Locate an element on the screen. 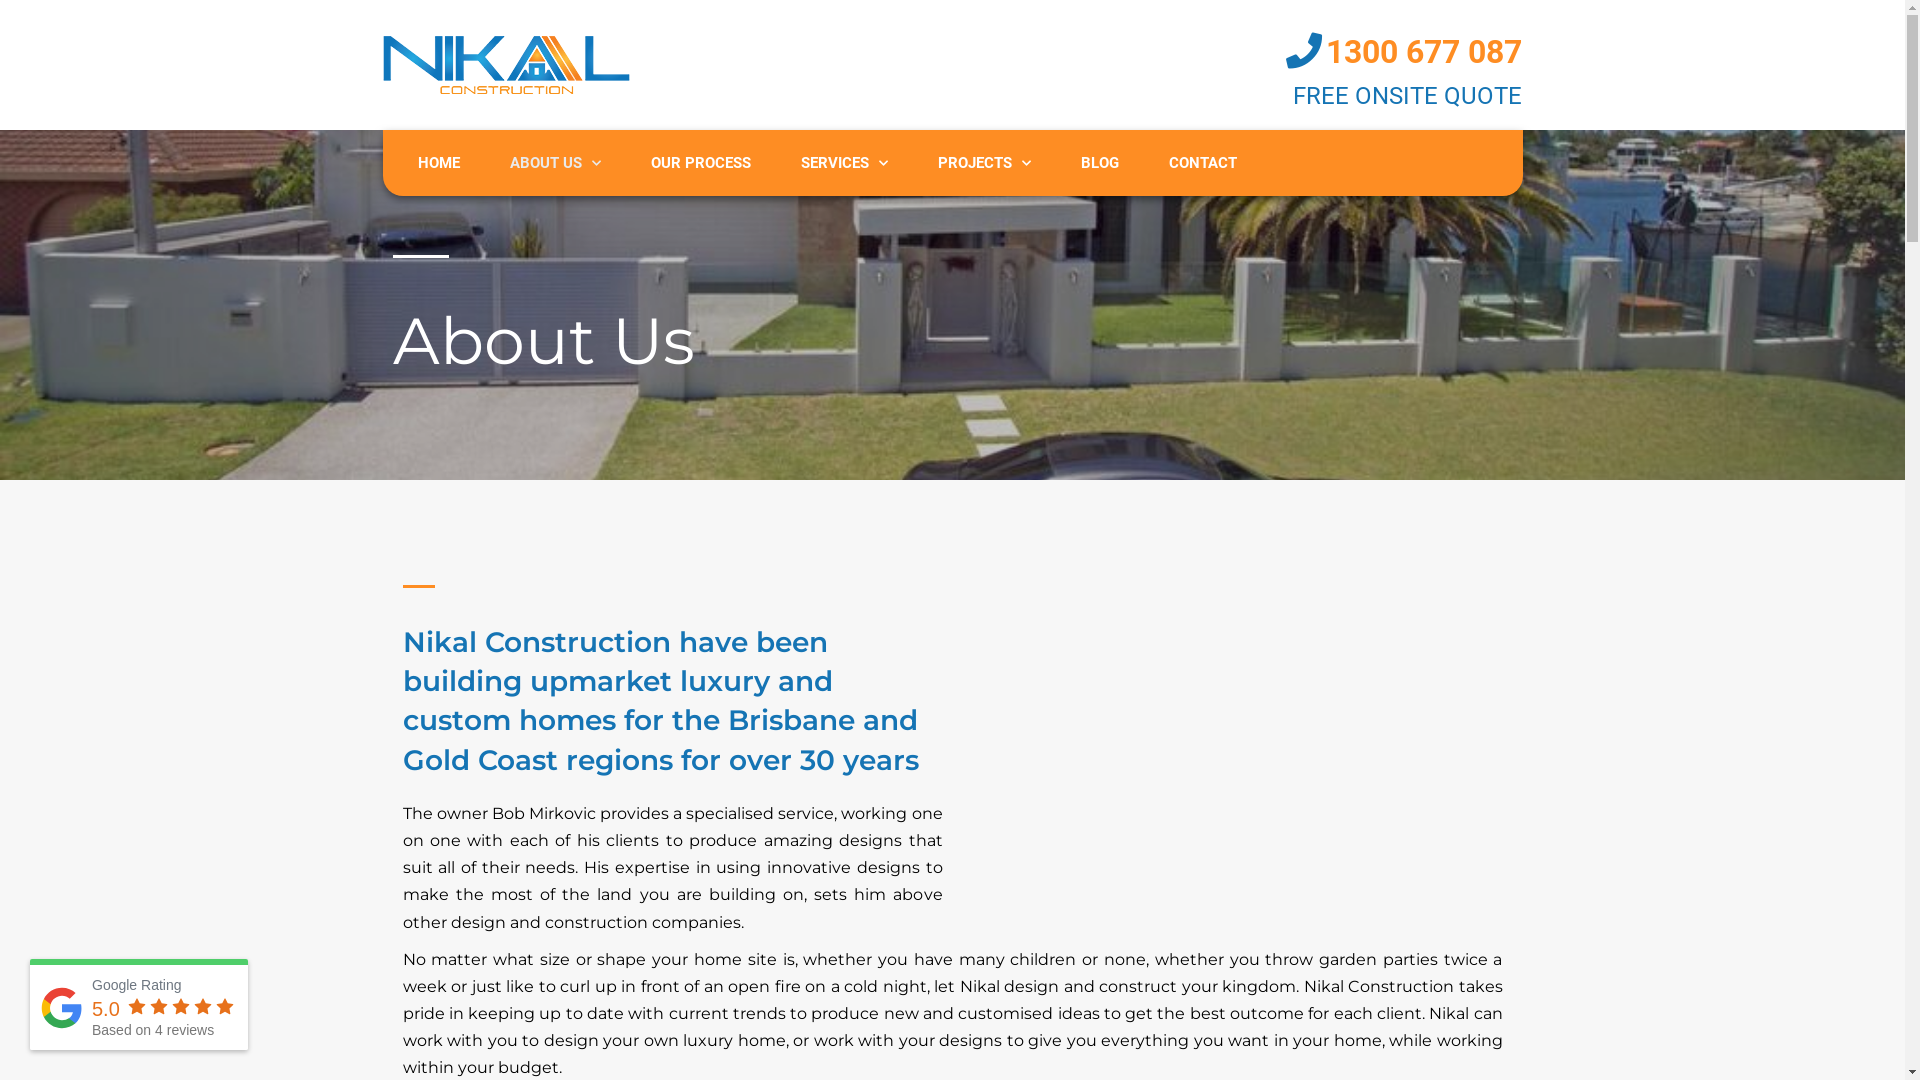 This screenshot has height=1080, width=1920. 'CONTACT' is located at coordinates (1202, 161).